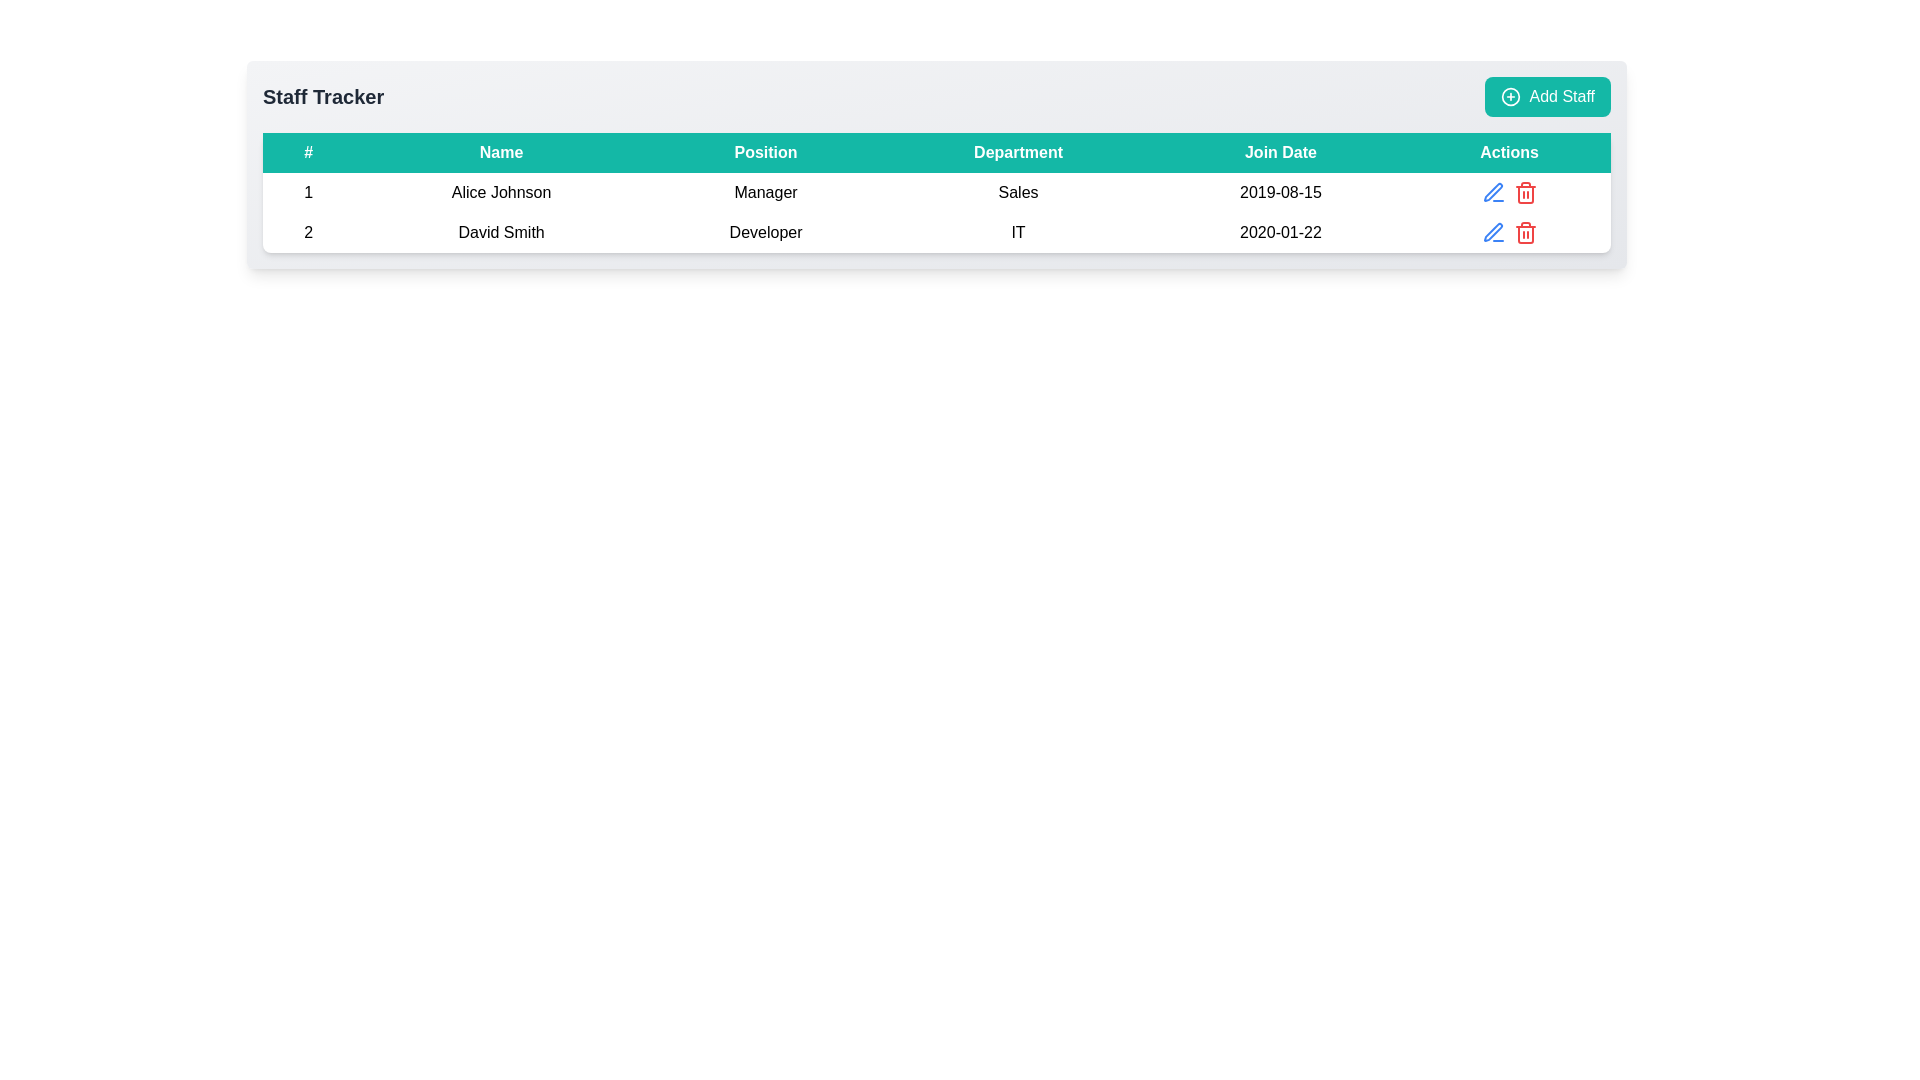 Image resolution: width=1920 pixels, height=1080 pixels. I want to click on the blue pen icon in the 'Actions' column of the second row of the data table for the 'David Smith' entry, so click(1493, 192).